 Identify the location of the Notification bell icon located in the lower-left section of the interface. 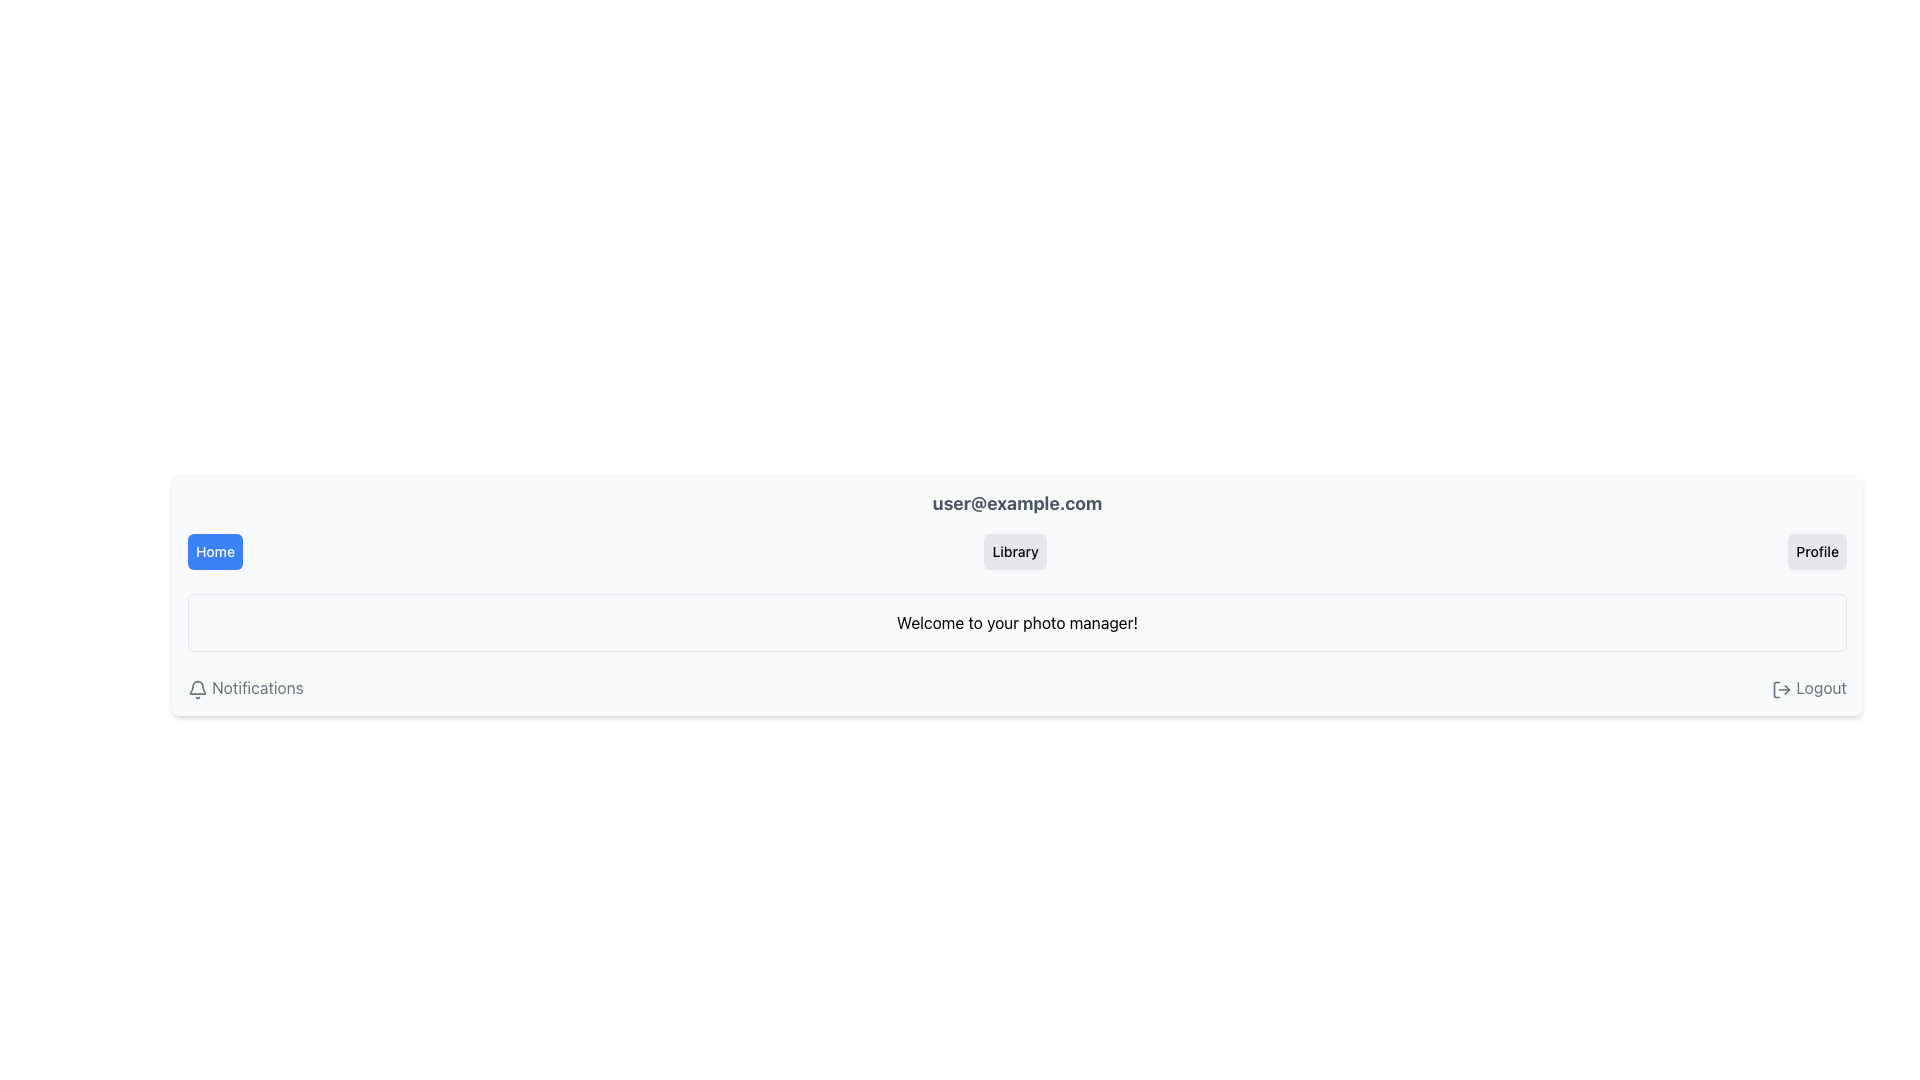
(197, 688).